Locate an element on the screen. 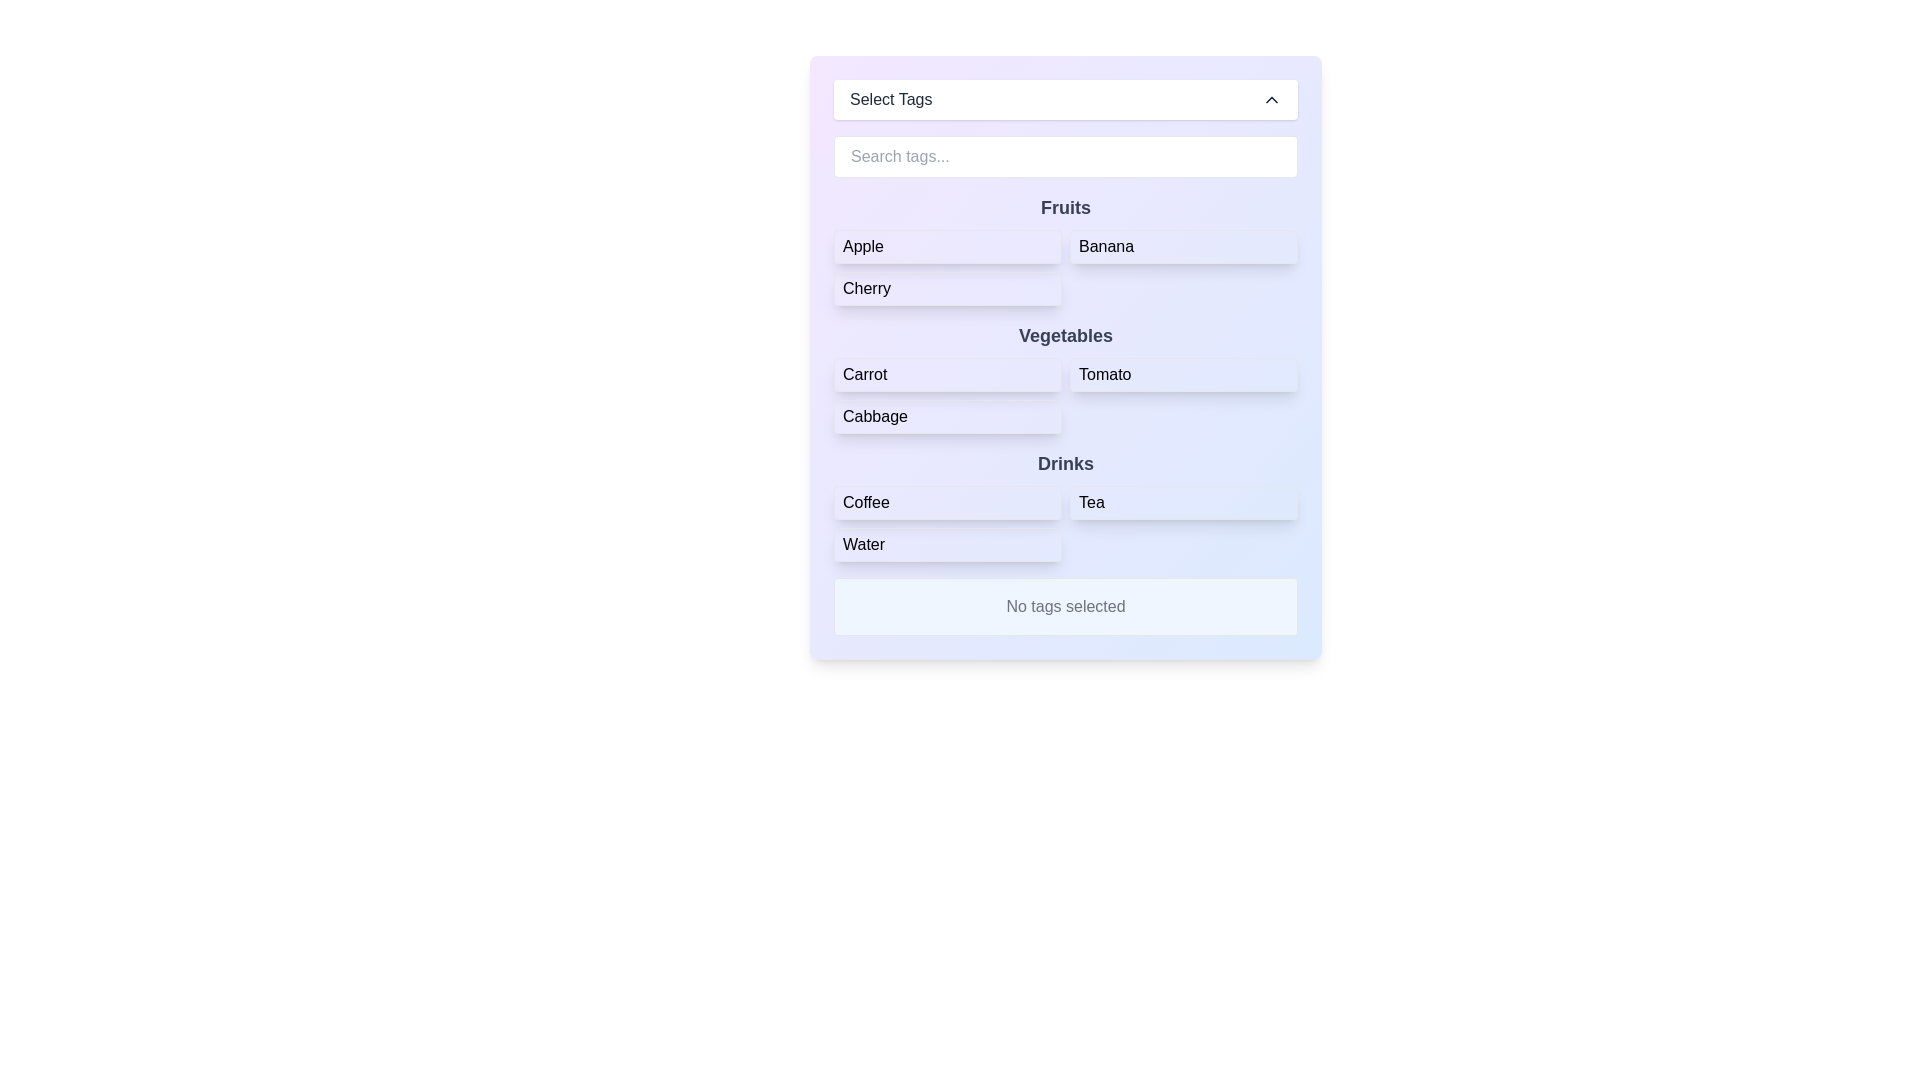 This screenshot has width=1920, height=1080. the informational text box with a light blue background that displays 'No tags selected' in gray color, which is located below the list of selectable items for 'Fruits', 'Vegetables', and 'Drinks' is located at coordinates (1064, 605).